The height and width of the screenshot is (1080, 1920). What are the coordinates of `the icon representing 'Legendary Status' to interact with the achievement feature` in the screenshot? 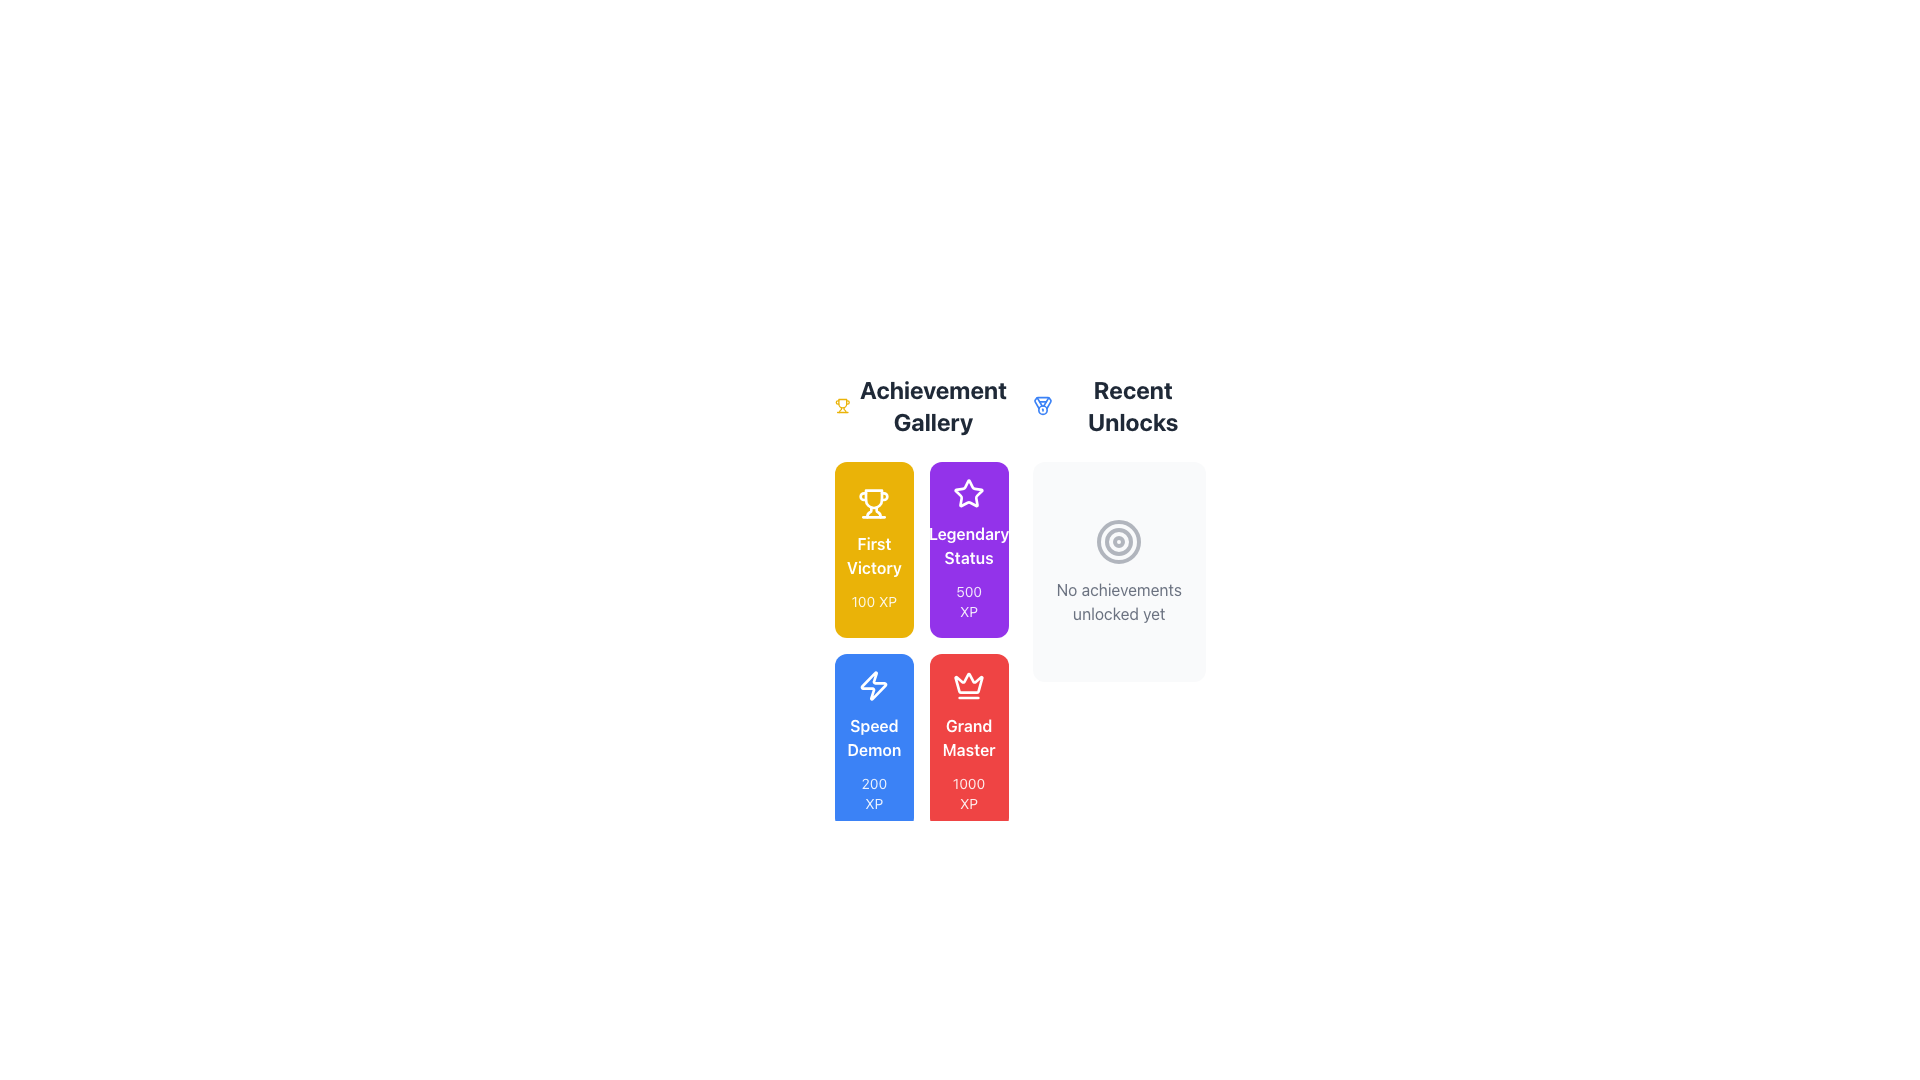 It's located at (969, 493).